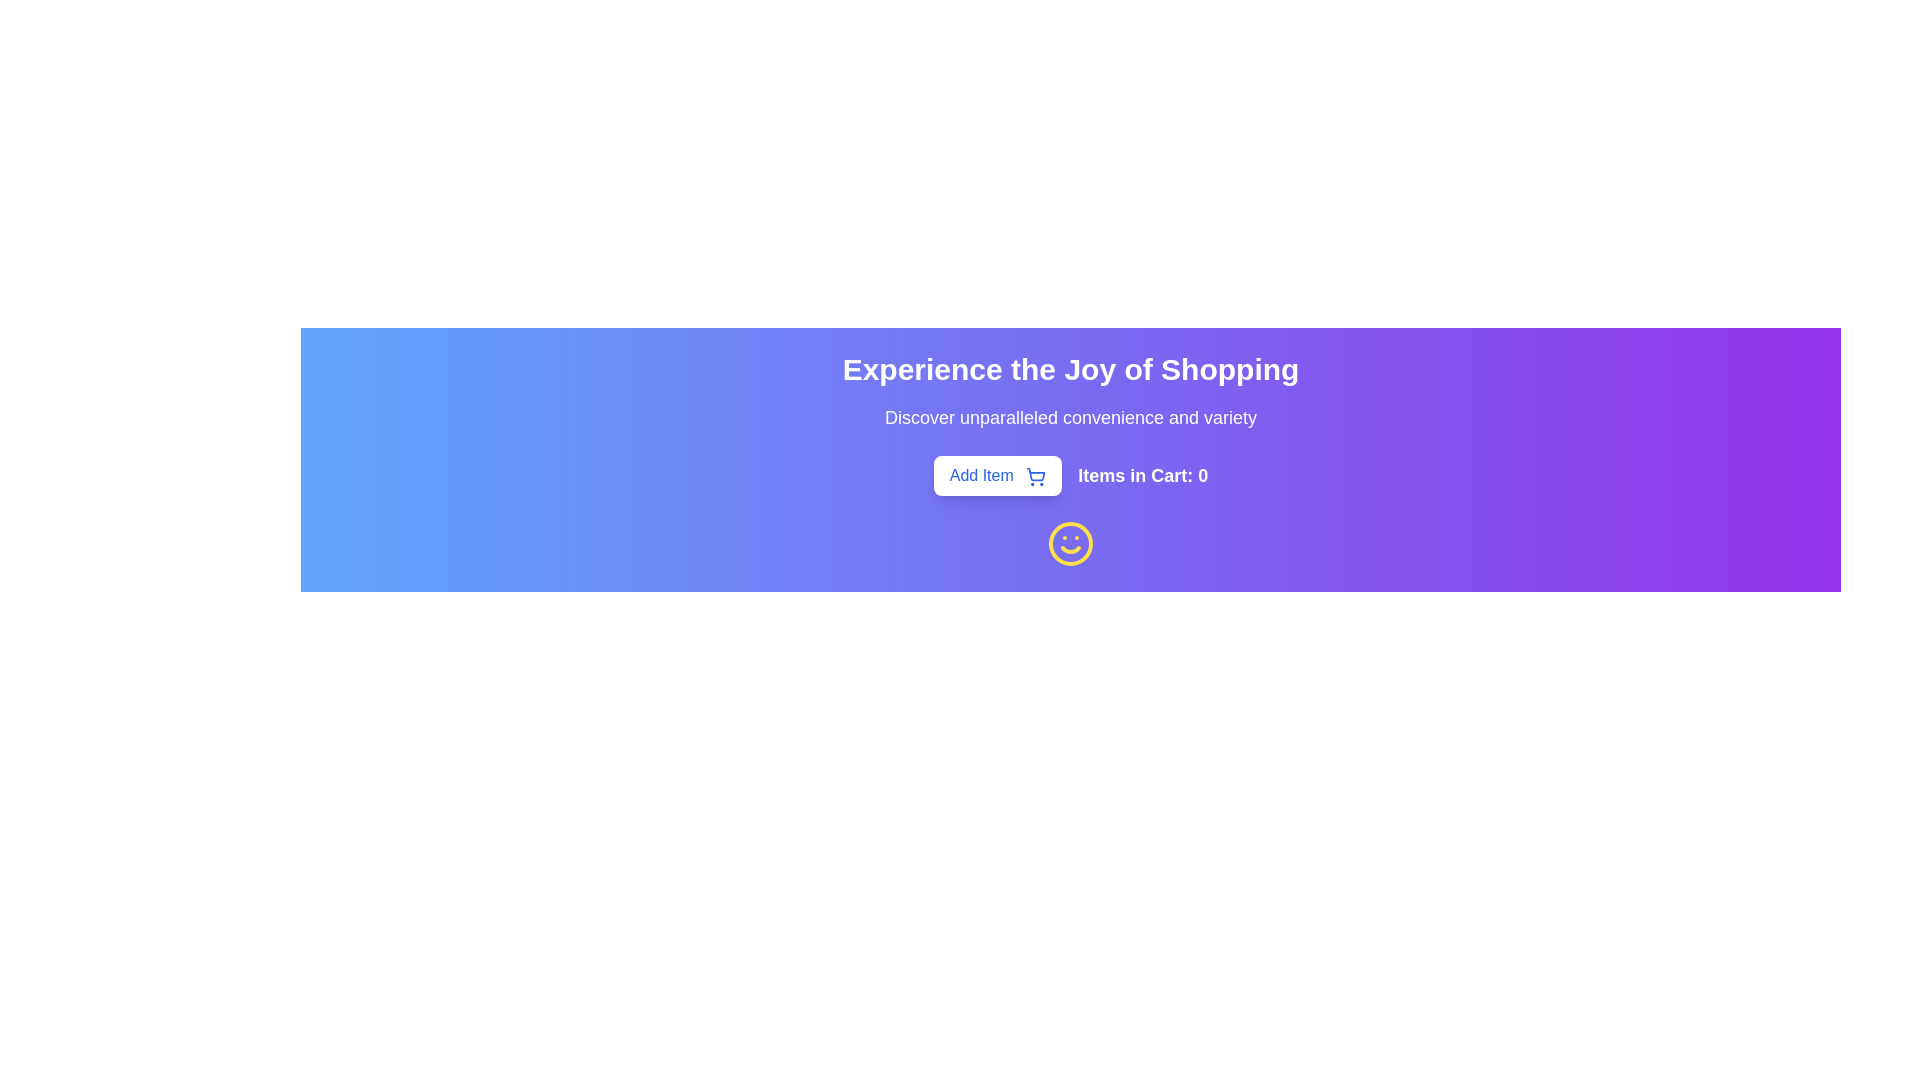 Image resolution: width=1920 pixels, height=1080 pixels. Describe the element at coordinates (1036, 476) in the screenshot. I see `the shopping cart icon located to the right of the 'Add Item' text within a button that has a white background and rounded corners` at that location.